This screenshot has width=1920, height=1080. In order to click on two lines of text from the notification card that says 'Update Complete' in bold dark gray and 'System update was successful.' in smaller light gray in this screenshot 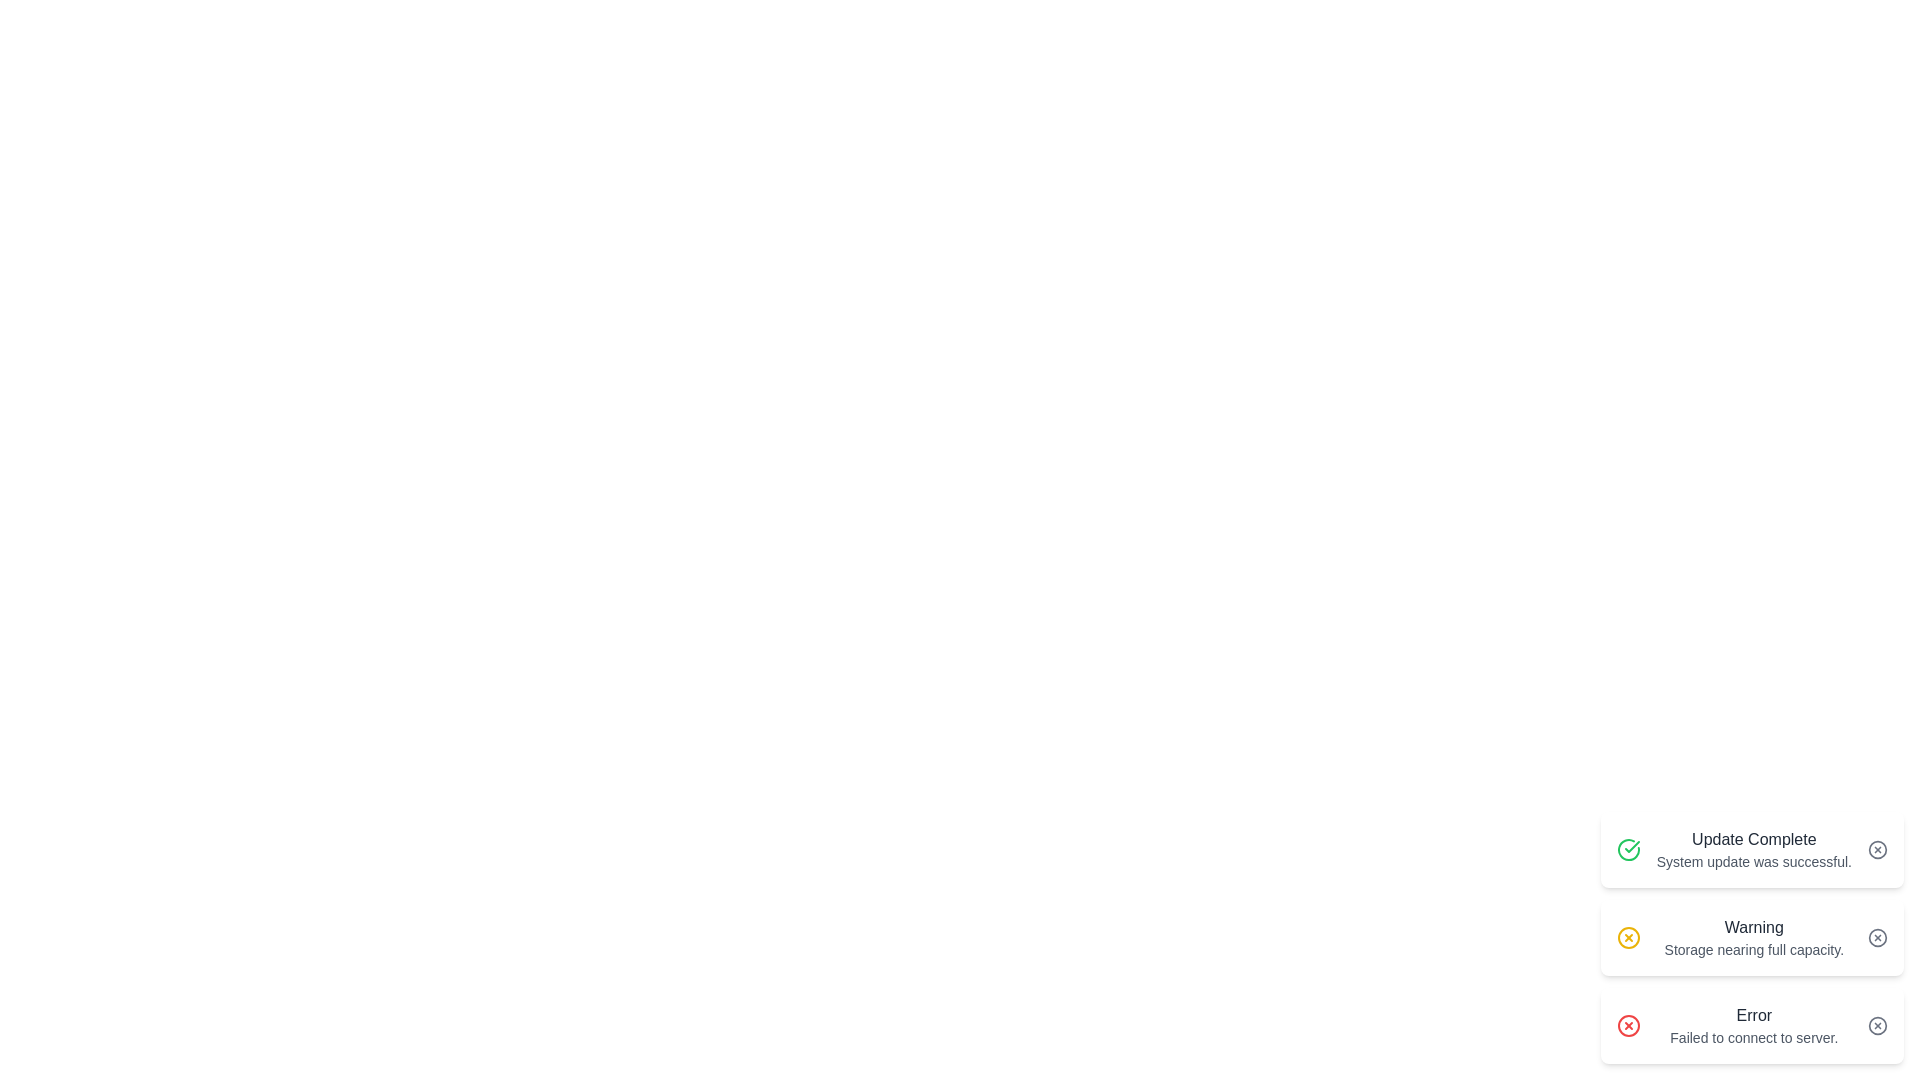, I will do `click(1753, 849)`.